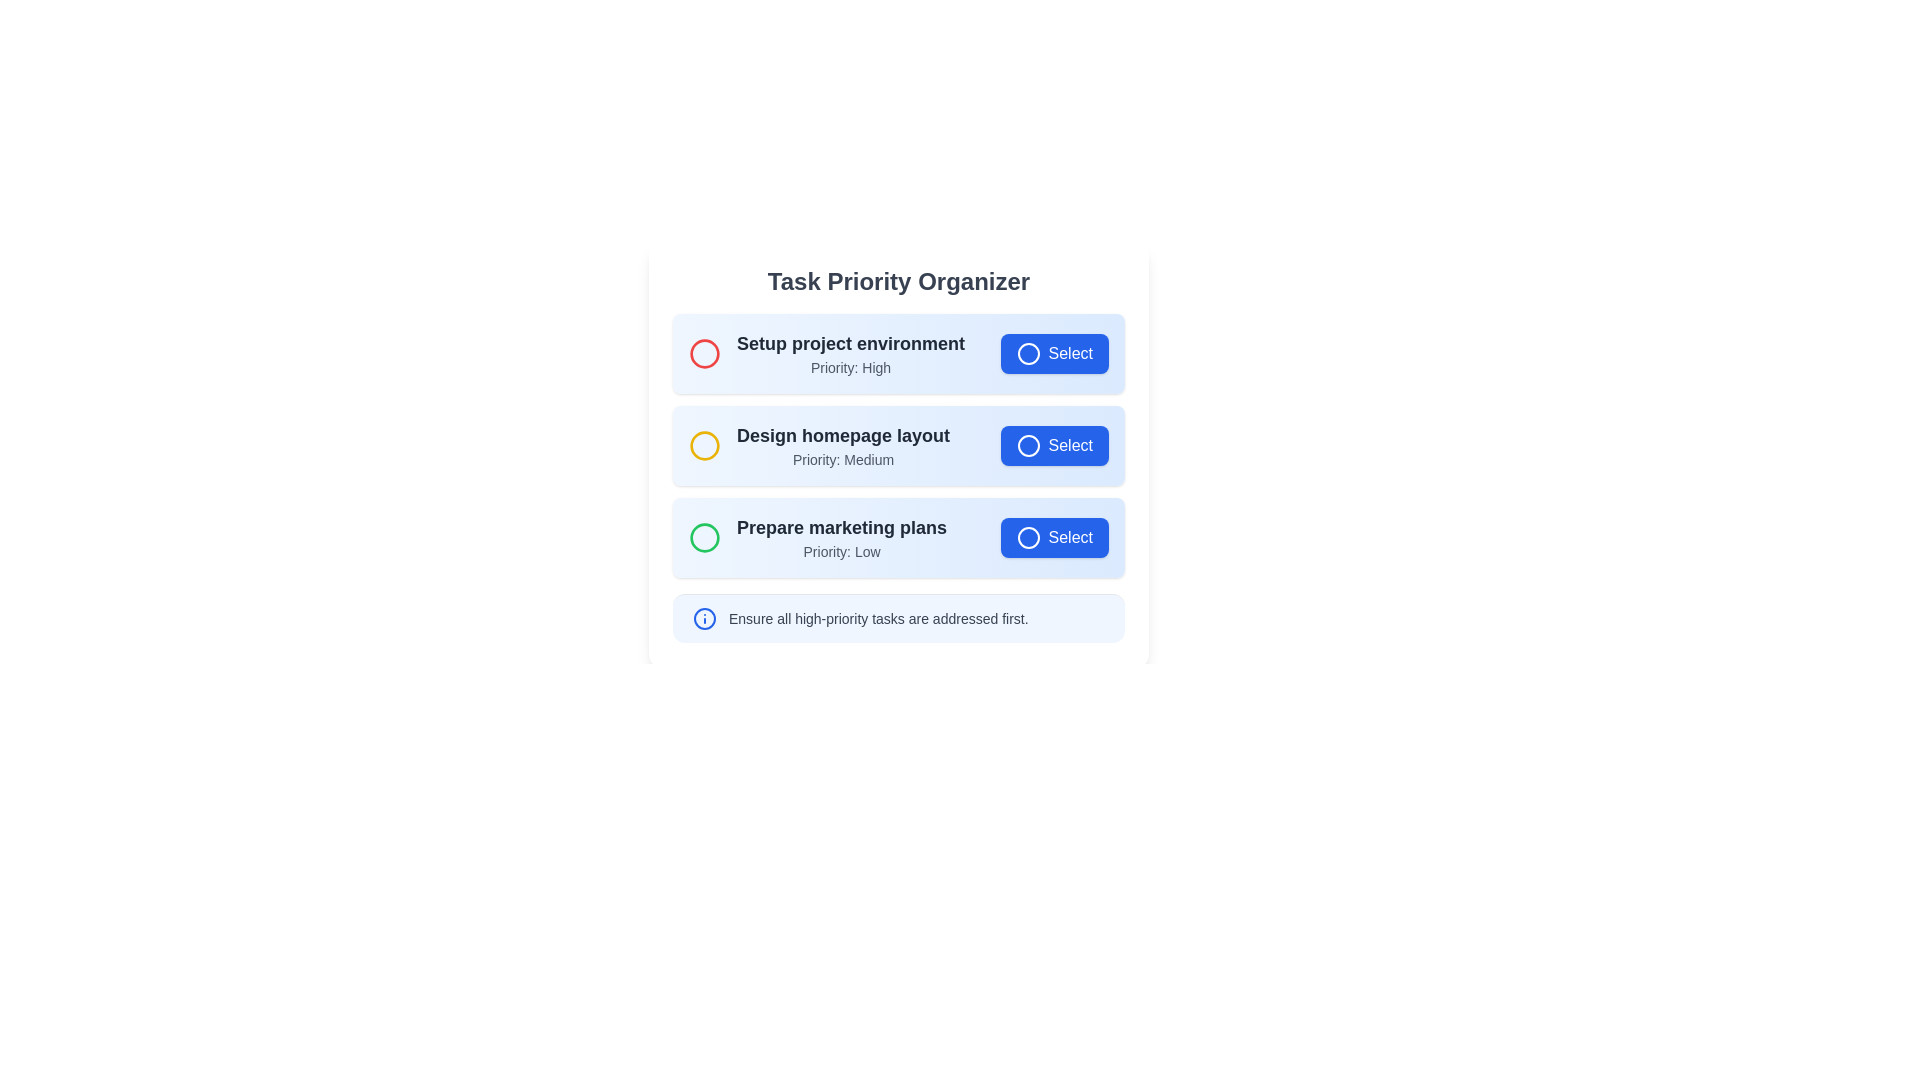 Image resolution: width=1920 pixels, height=1080 pixels. I want to click on informational text labeled 'Setup project environment' with a priority level 'High' that is the first item in the vertical task list under the title 'Task Priority Organizer', so click(826, 353).